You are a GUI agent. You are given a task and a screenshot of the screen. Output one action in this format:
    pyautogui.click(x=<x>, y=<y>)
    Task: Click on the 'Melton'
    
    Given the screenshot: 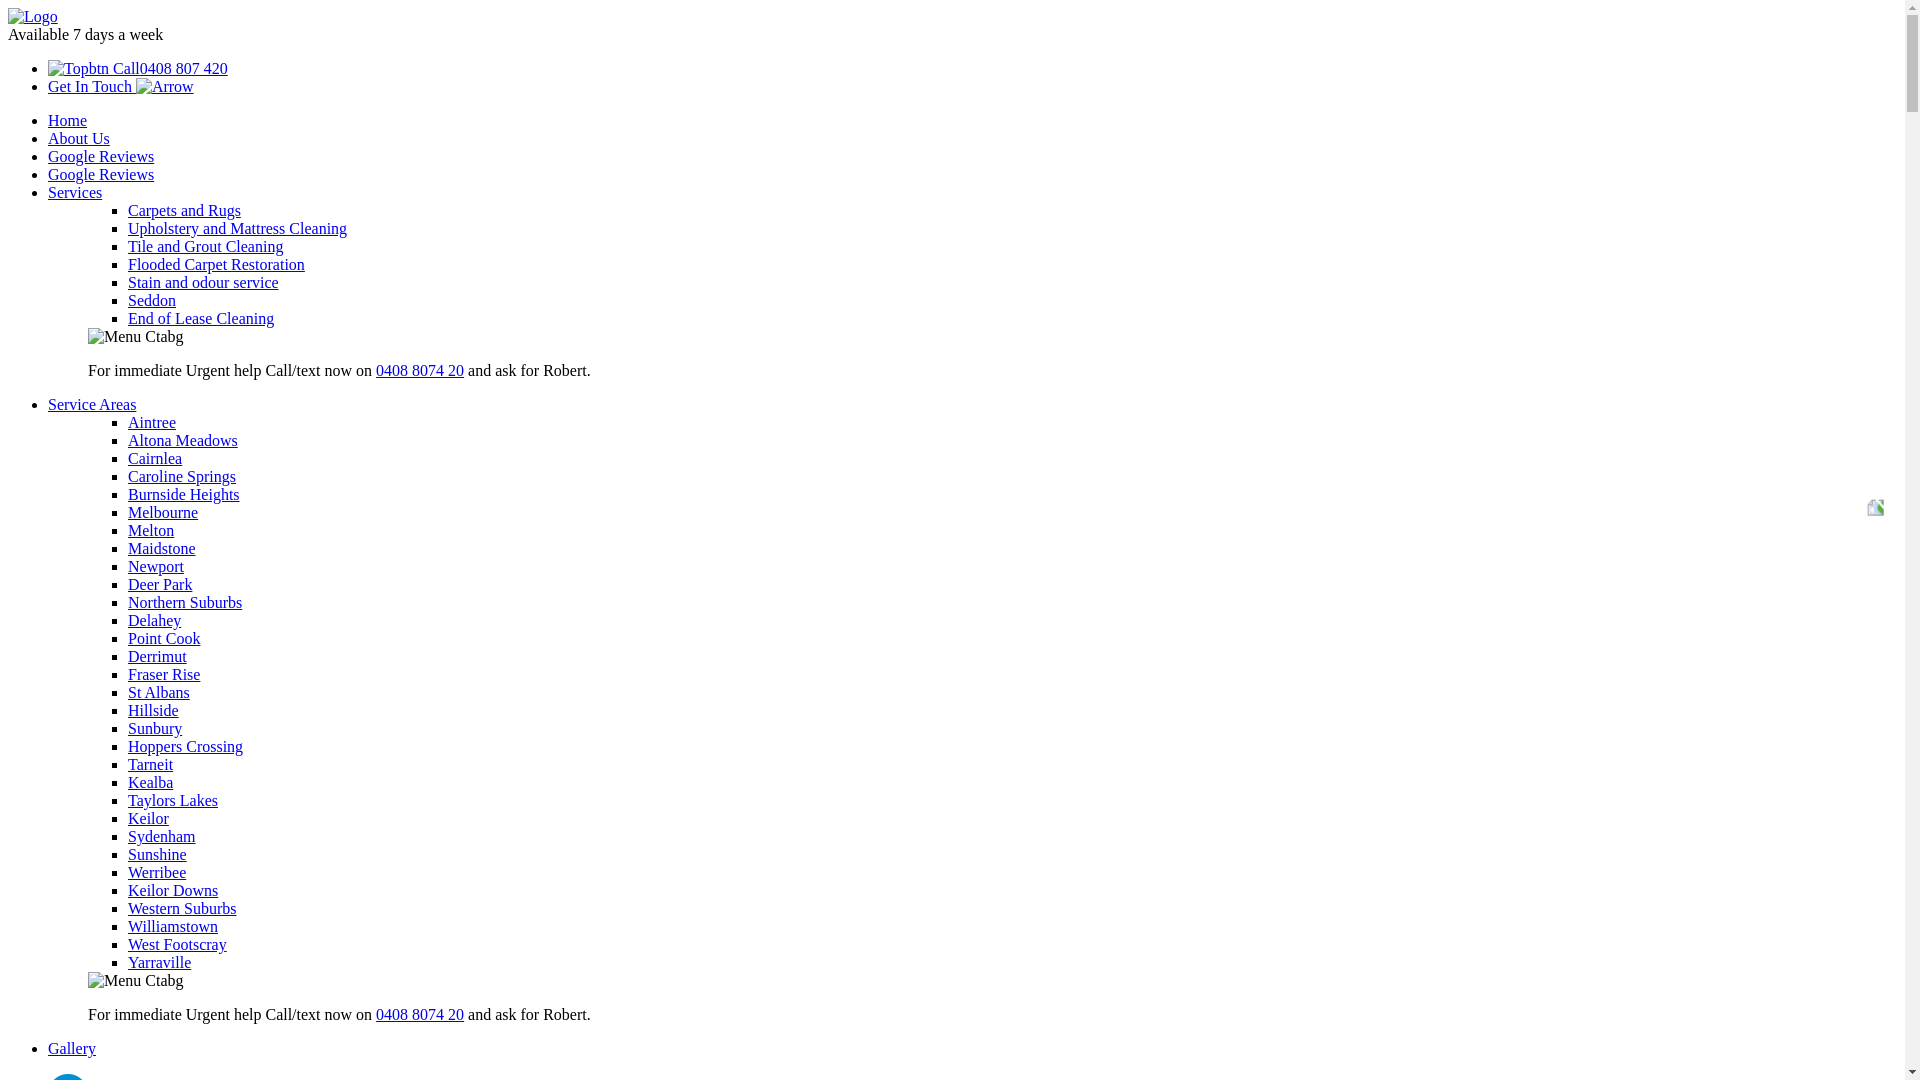 What is the action you would take?
    pyautogui.click(x=127, y=529)
    